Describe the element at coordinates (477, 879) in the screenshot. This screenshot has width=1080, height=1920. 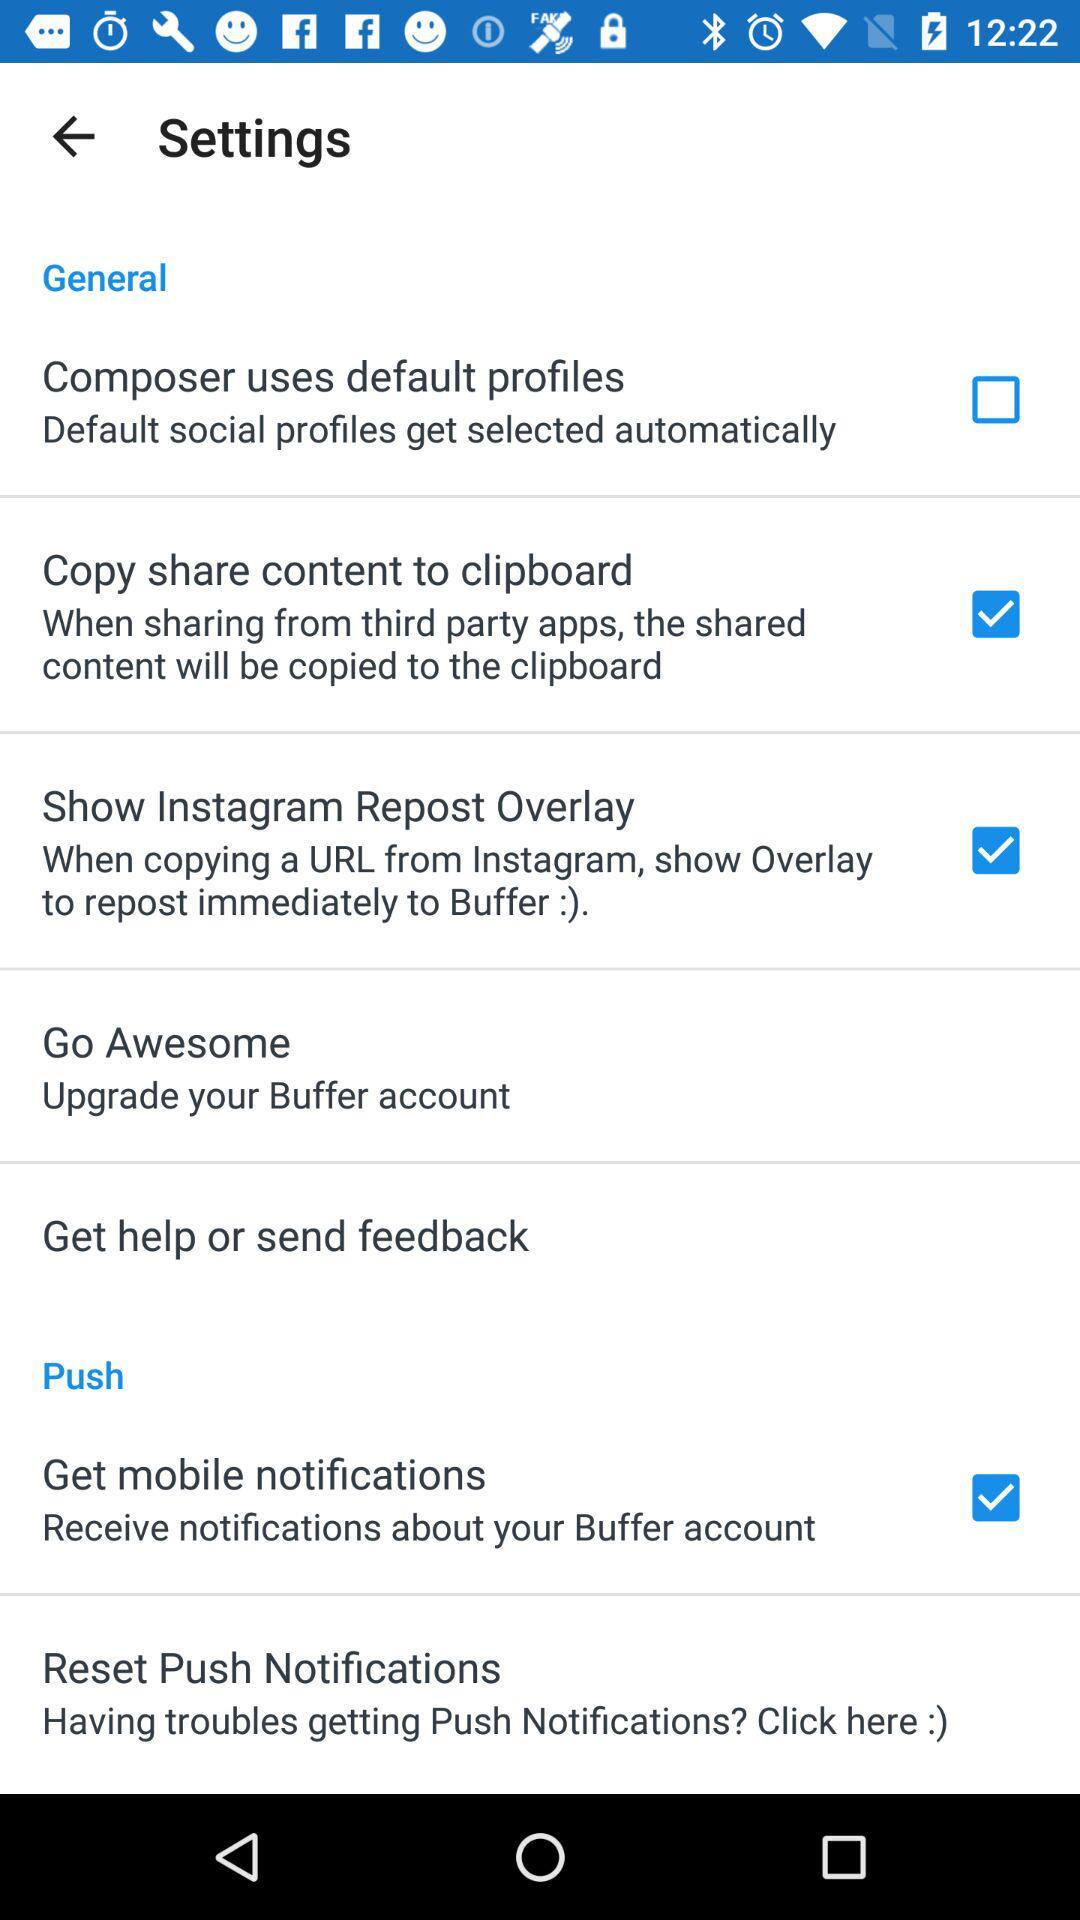
I see `the item above the go awesome` at that location.